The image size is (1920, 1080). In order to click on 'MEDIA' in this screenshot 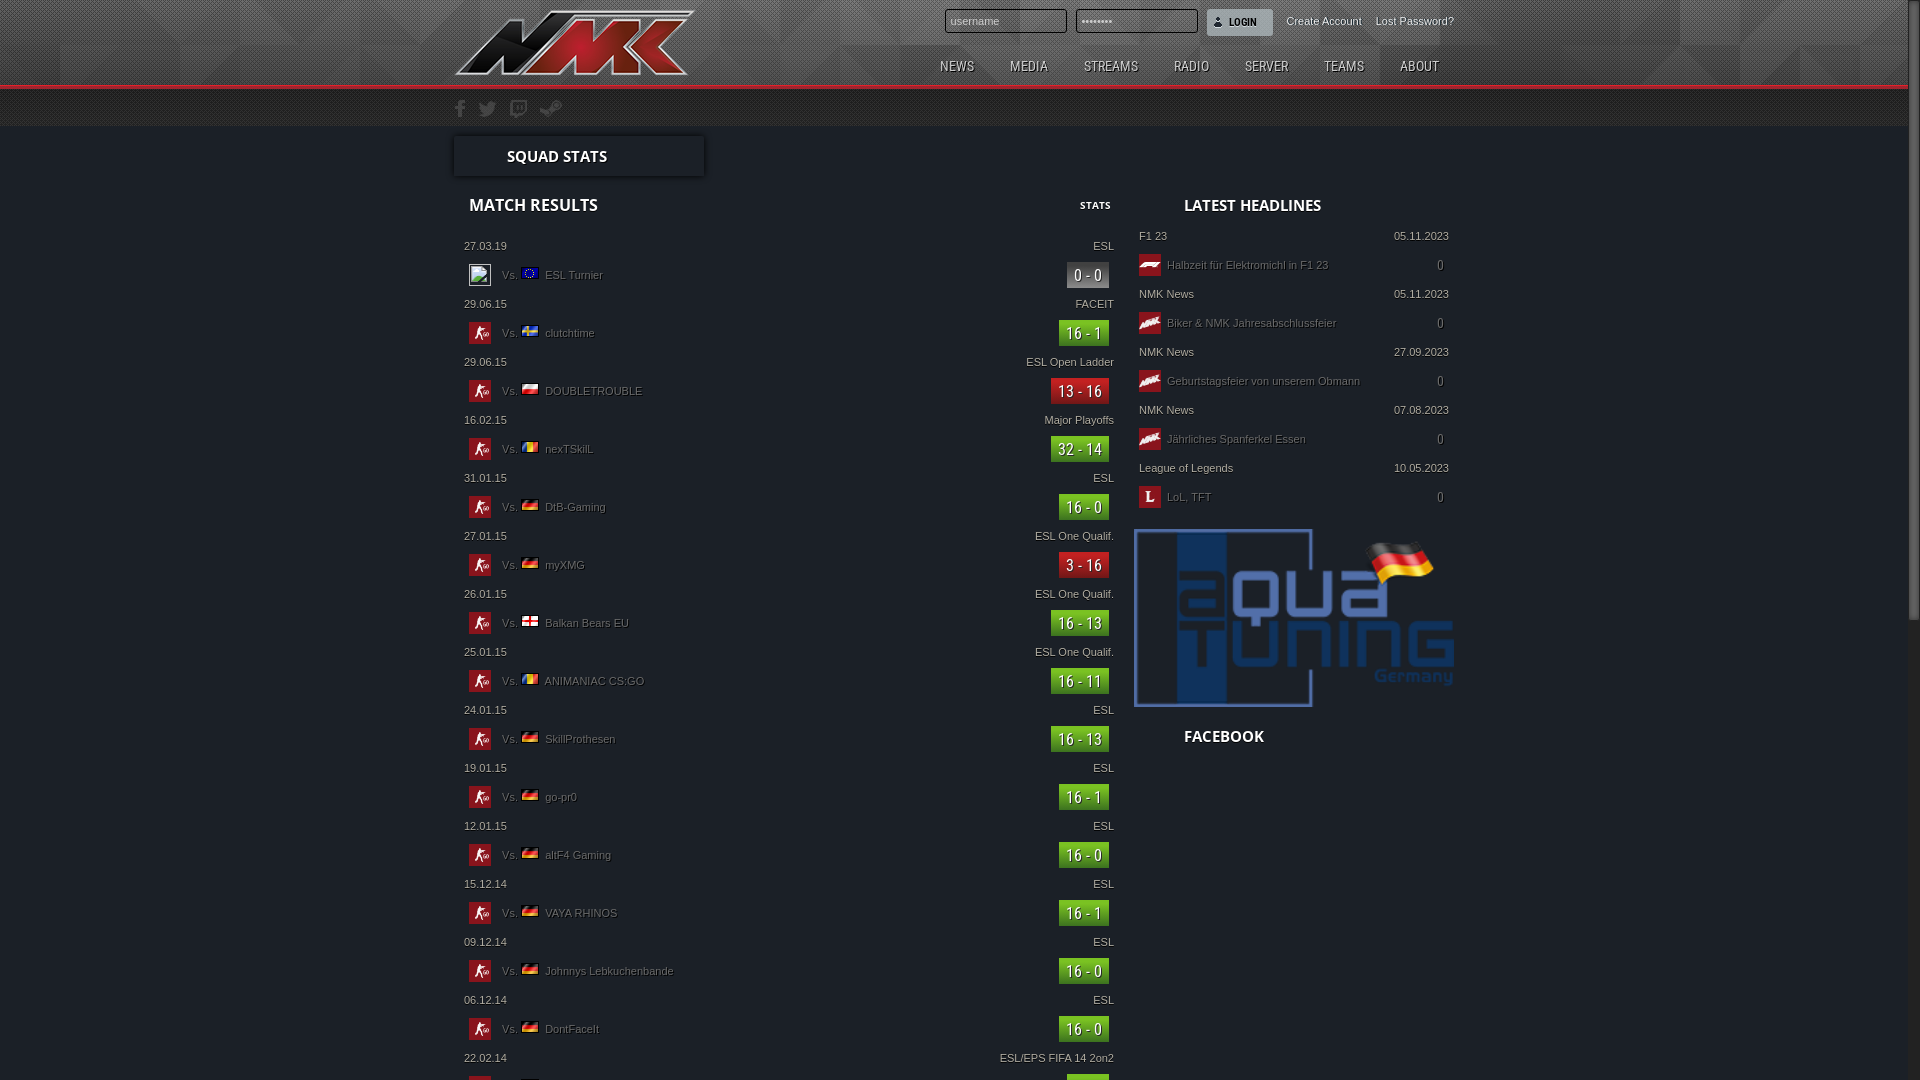, I will do `click(1028, 64)`.